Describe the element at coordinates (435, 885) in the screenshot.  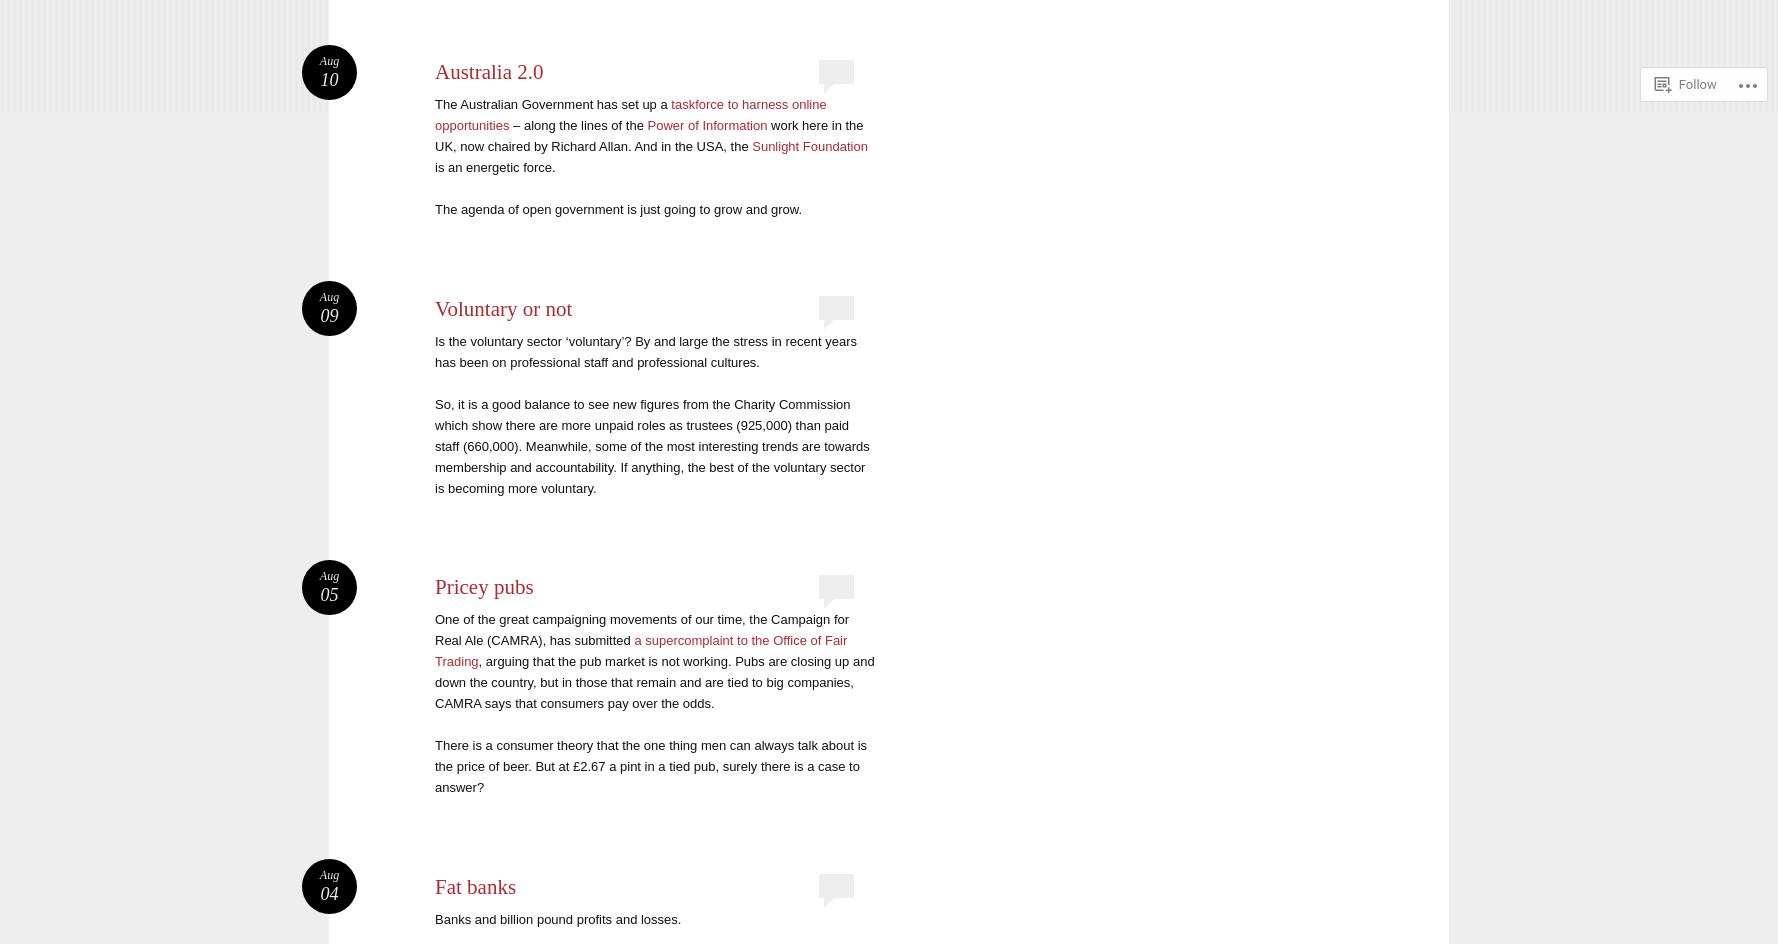
I see `'Fat banks'` at that location.